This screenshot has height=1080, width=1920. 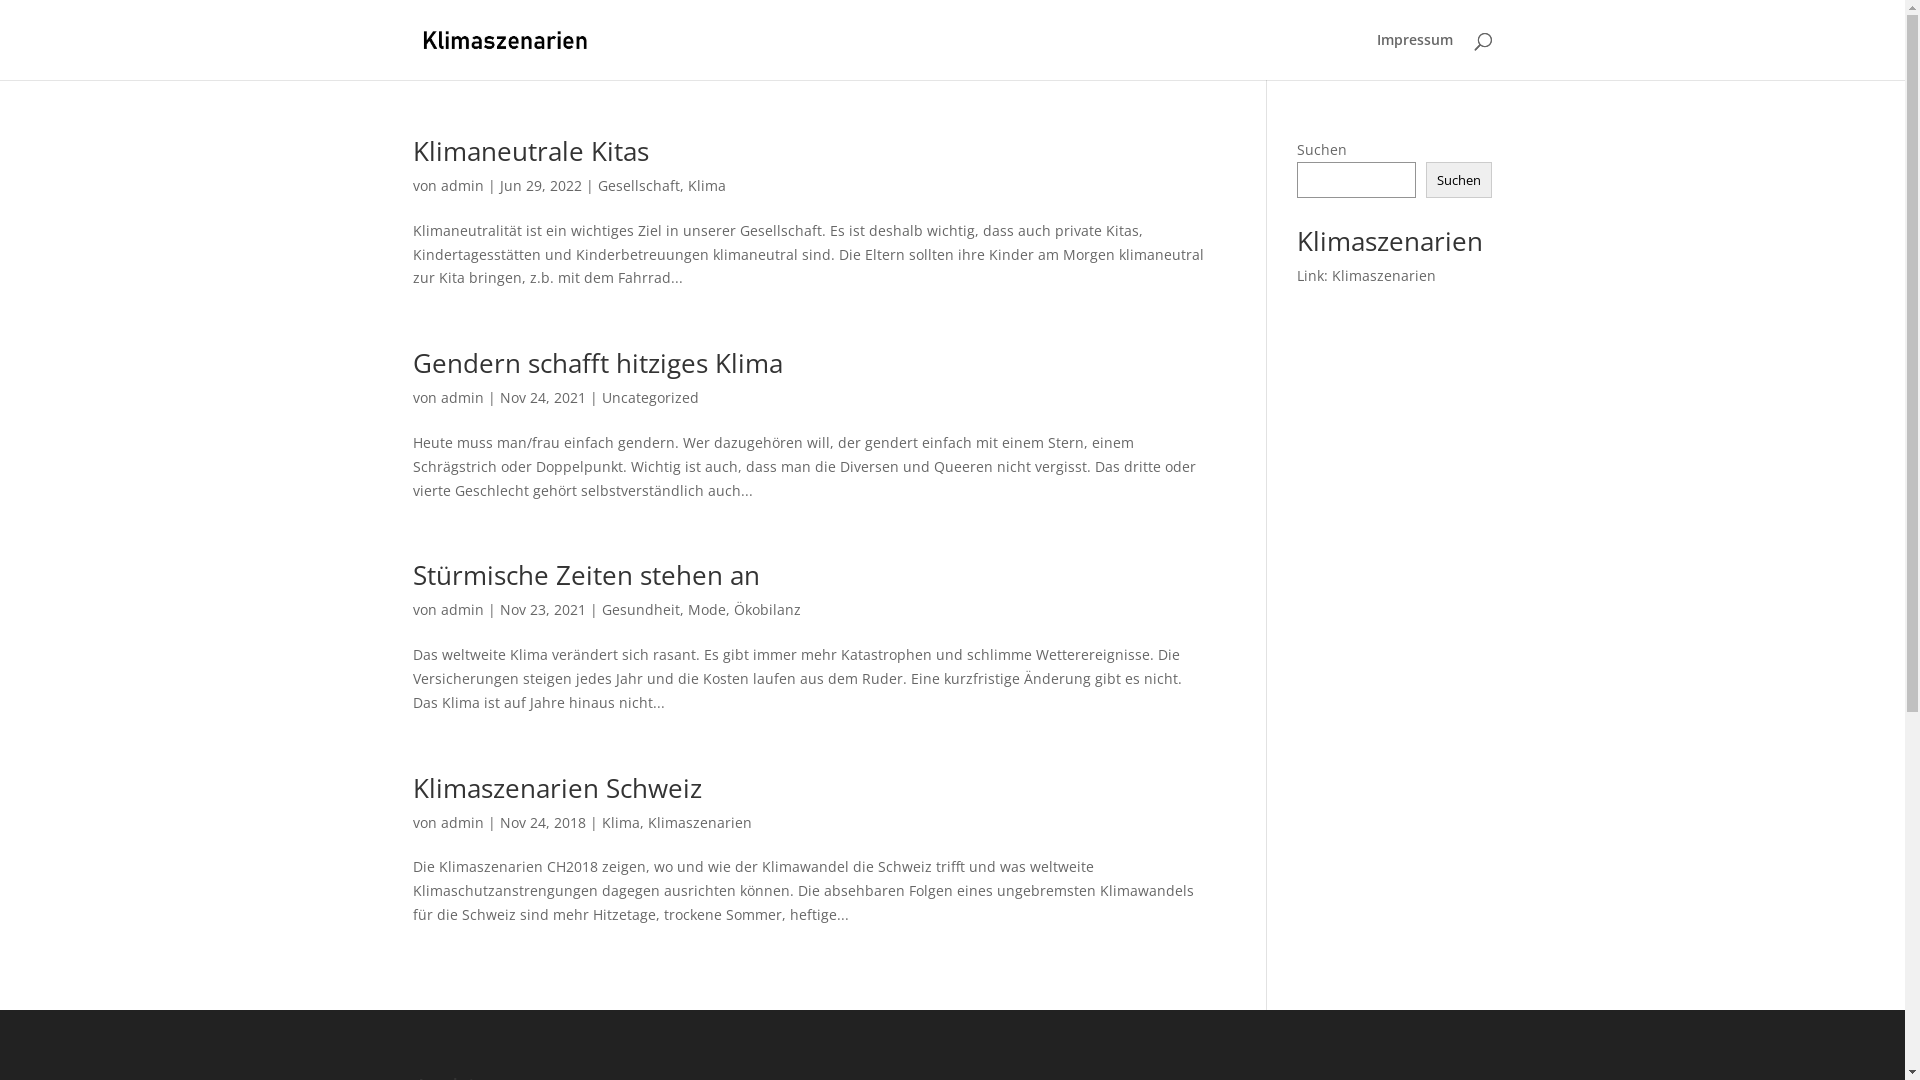 I want to click on 'Klimaszenarien Schweiz', so click(x=556, y=786).